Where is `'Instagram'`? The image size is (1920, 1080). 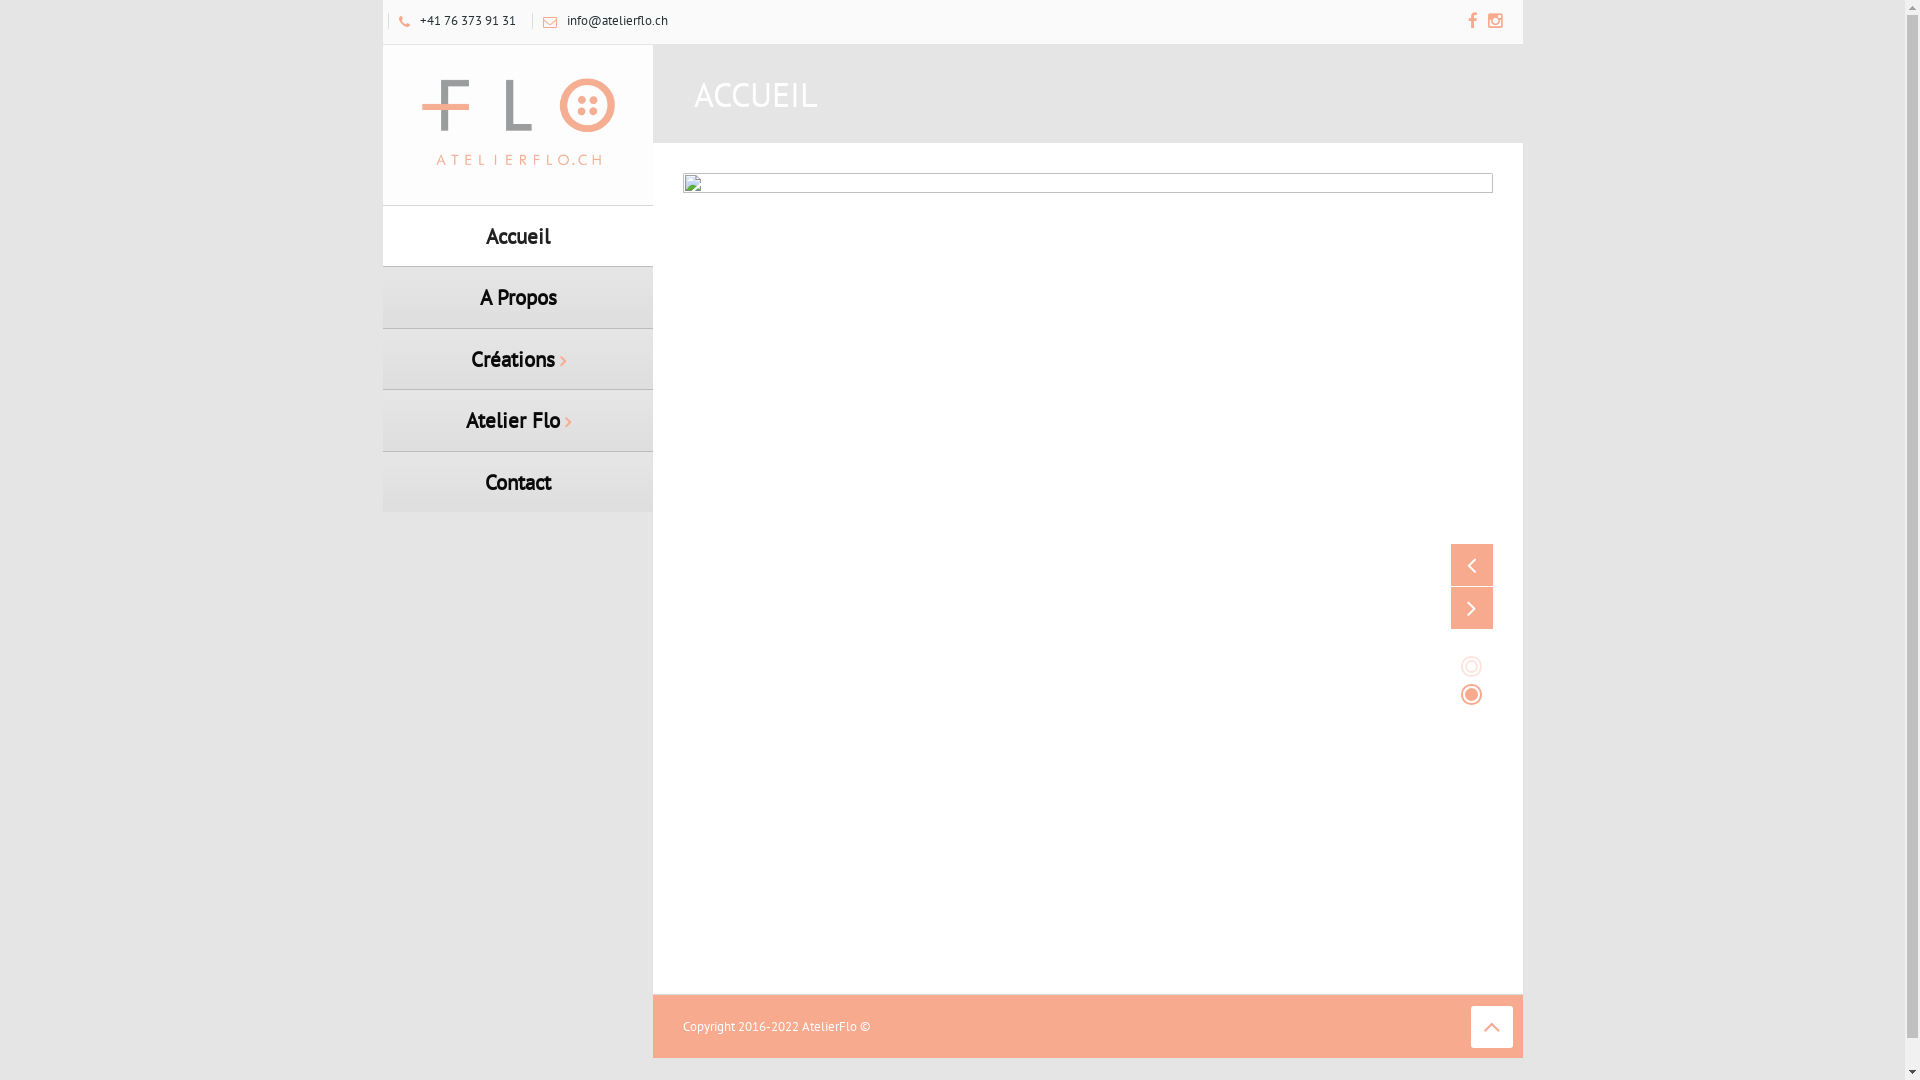
'Instagram' is located at coordinates (1495, 22).